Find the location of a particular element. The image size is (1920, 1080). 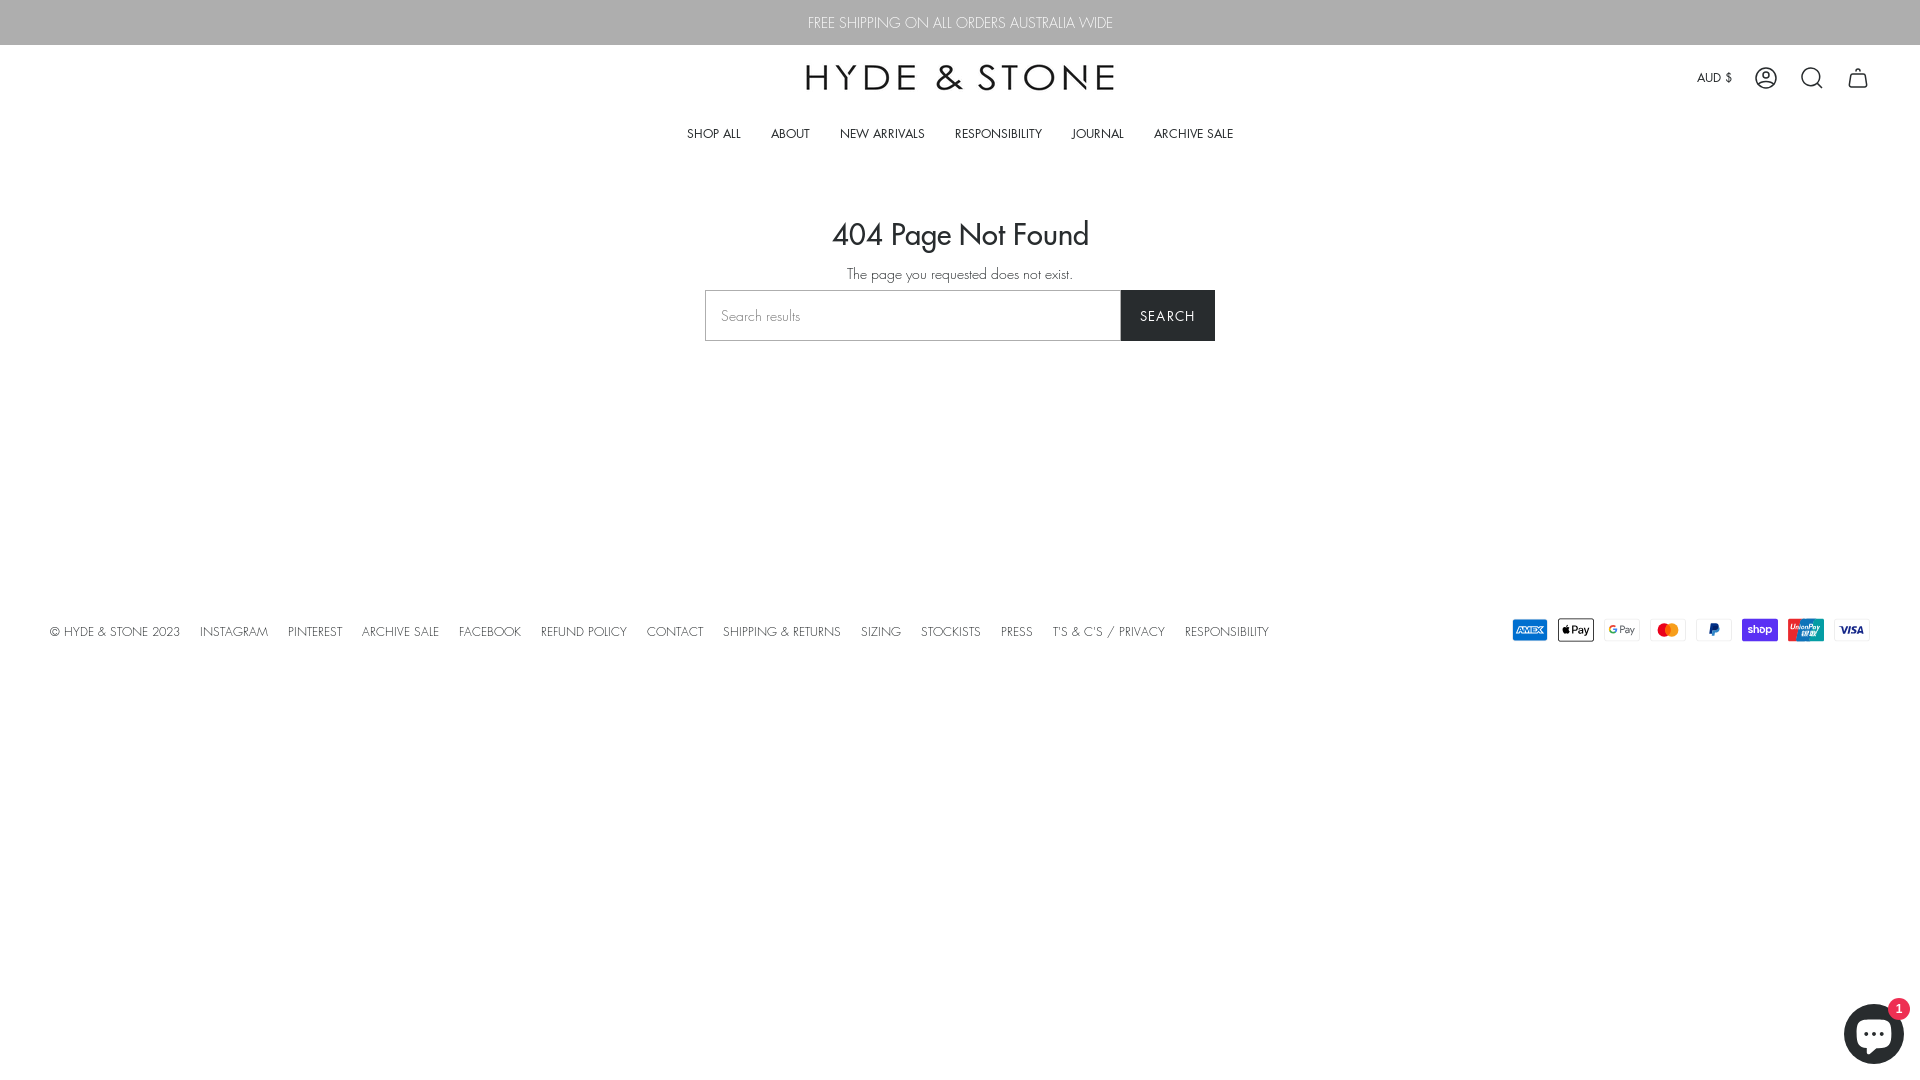

'SHIPPING & RETURNS' is located at coordinates (781, 631).